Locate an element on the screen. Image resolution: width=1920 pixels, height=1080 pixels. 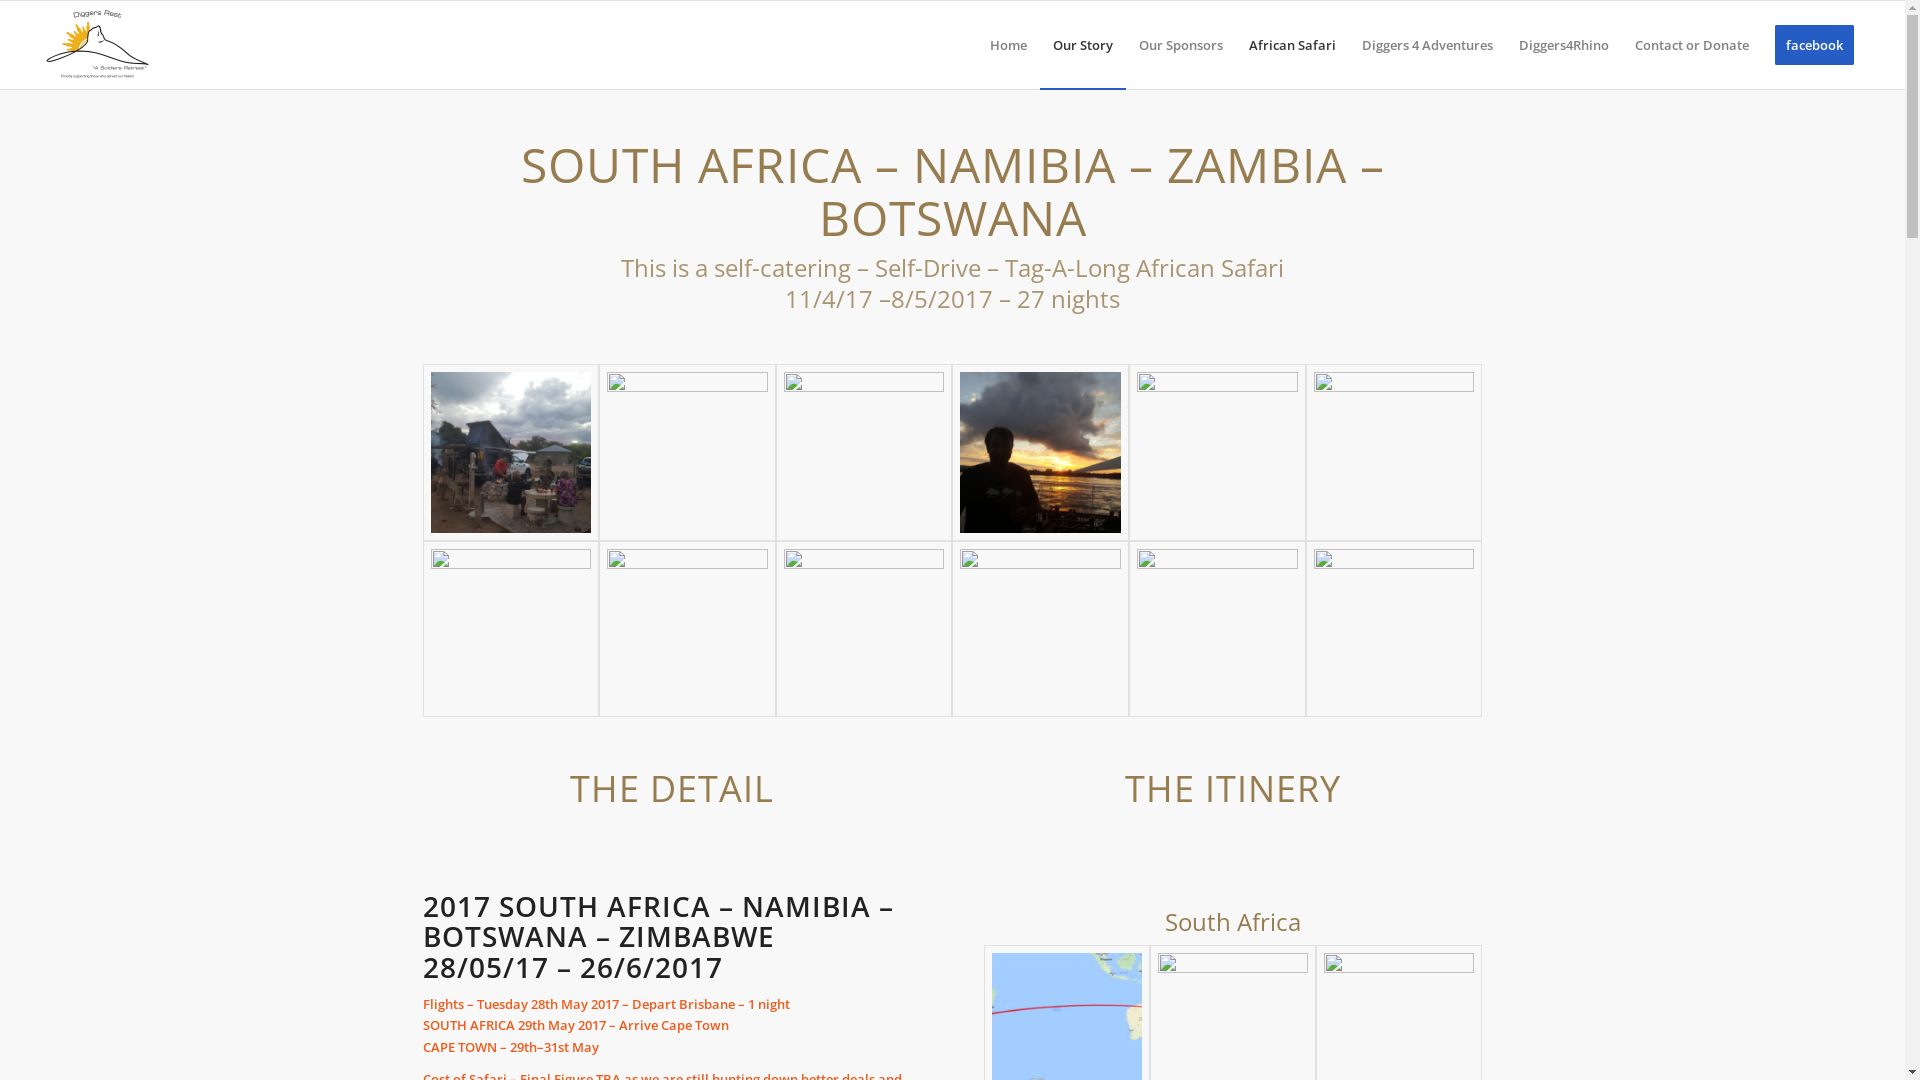
'African Safari' is located at coordinates (1292, 45).